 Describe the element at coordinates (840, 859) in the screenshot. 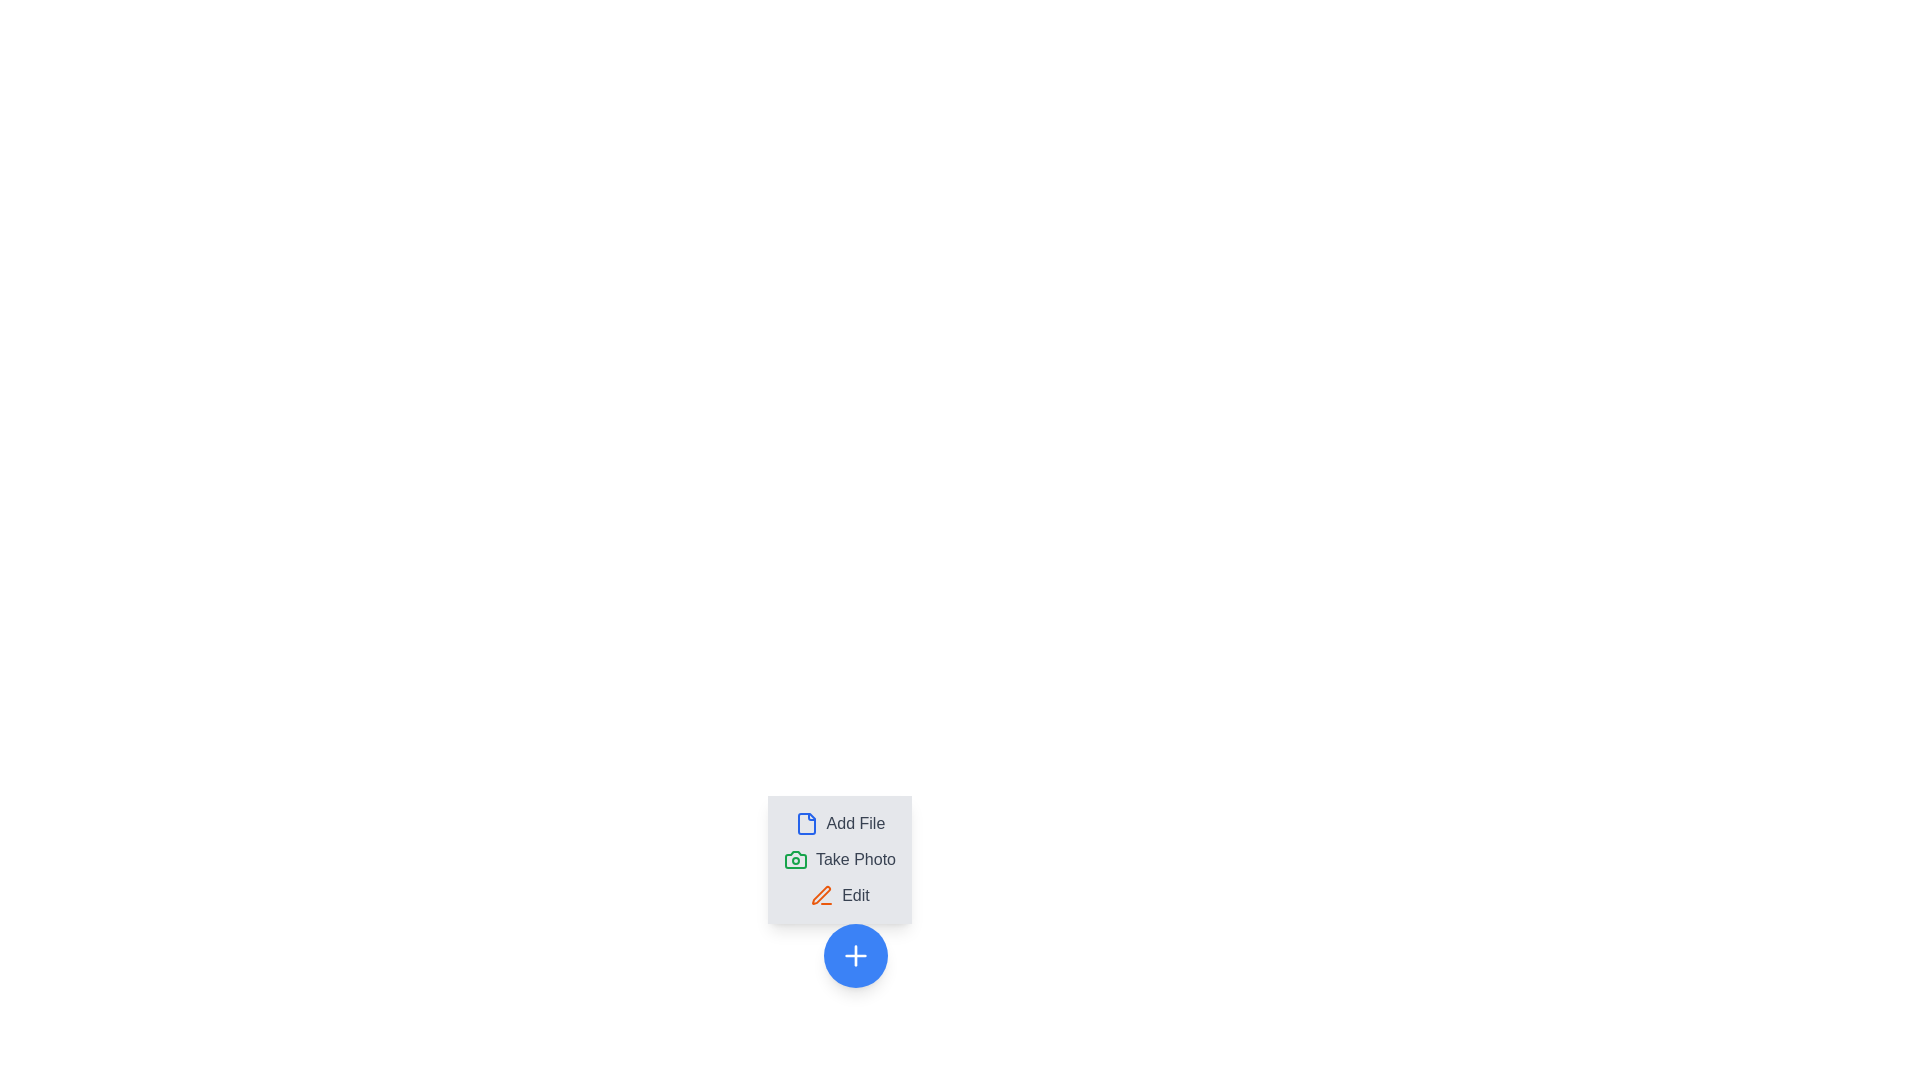

I see `the photo capture button located in the floating menu at the bottom-right of the interface, positioned between the 'Add File' and 'Edit' buttons` at that location.